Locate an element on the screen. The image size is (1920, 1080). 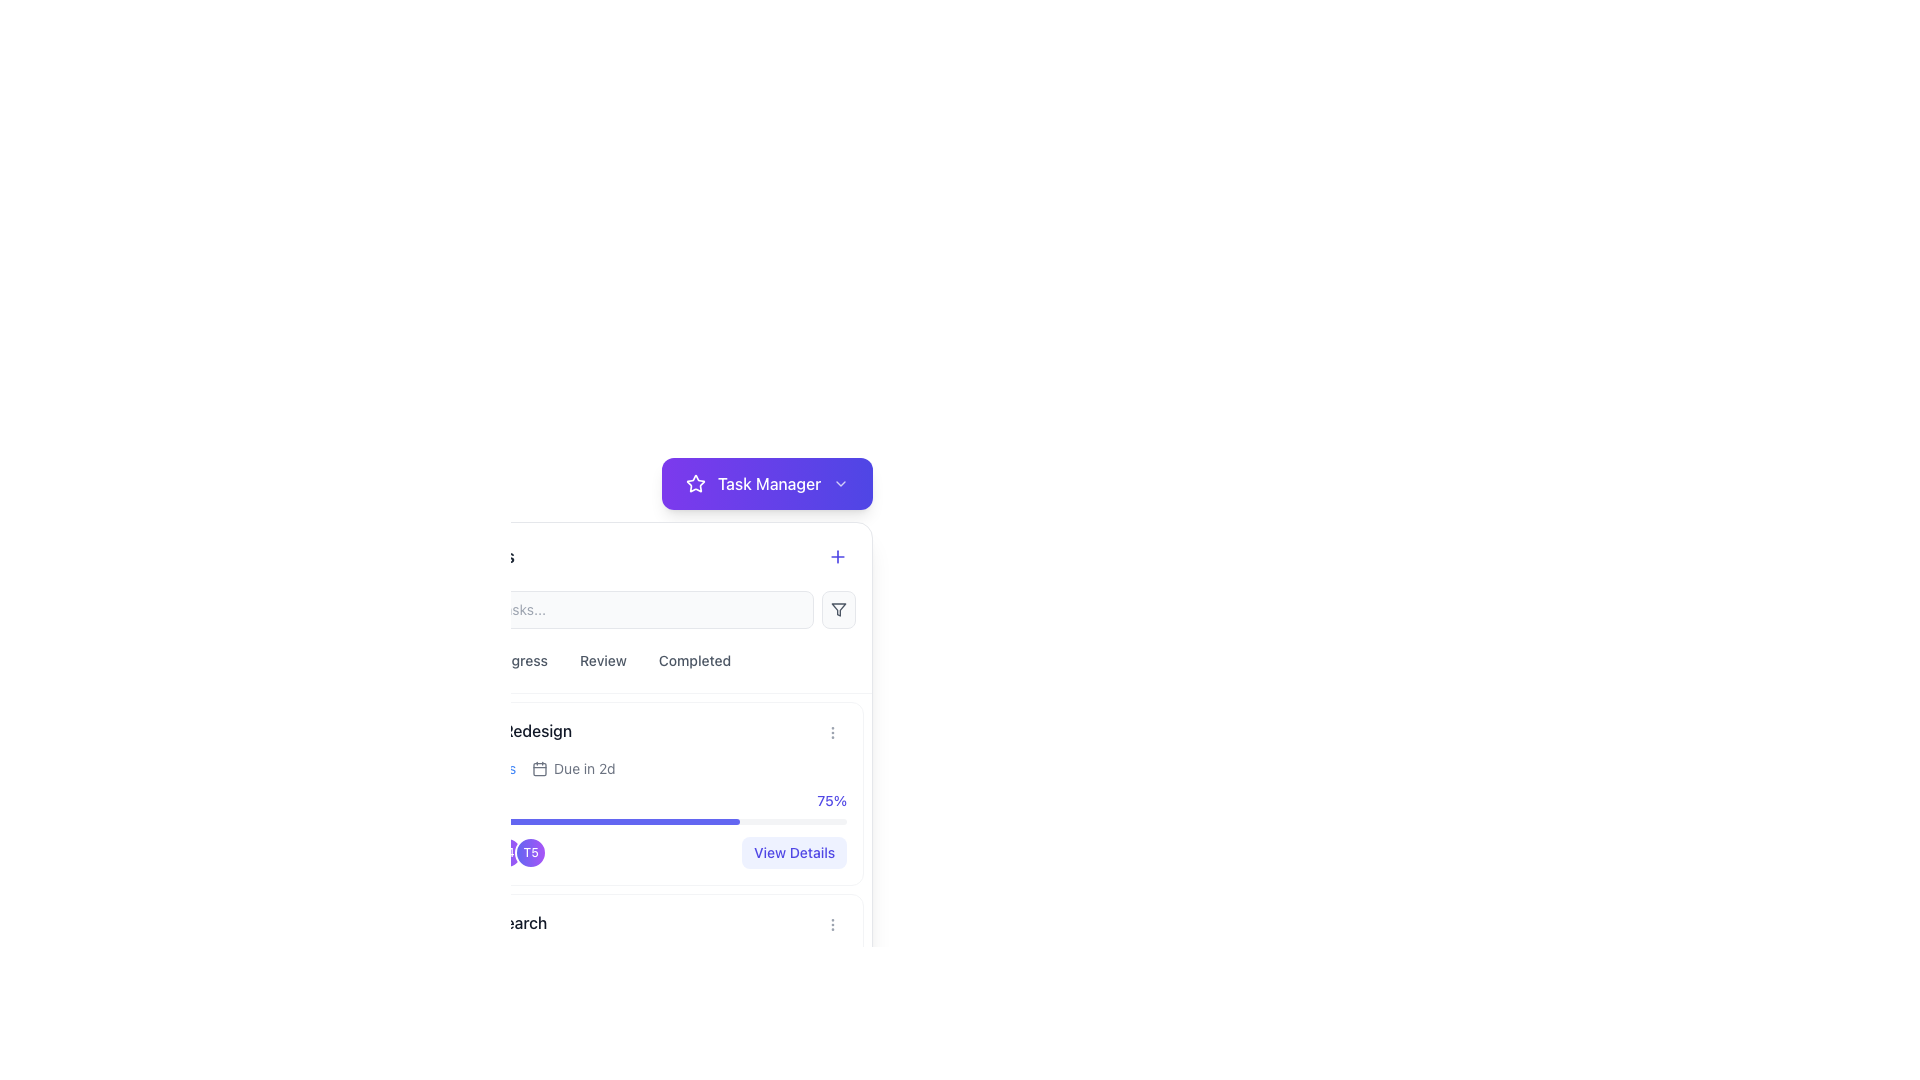
the button in the 'User Research' card segment to read the task details is located at coordinates (632, 1006).